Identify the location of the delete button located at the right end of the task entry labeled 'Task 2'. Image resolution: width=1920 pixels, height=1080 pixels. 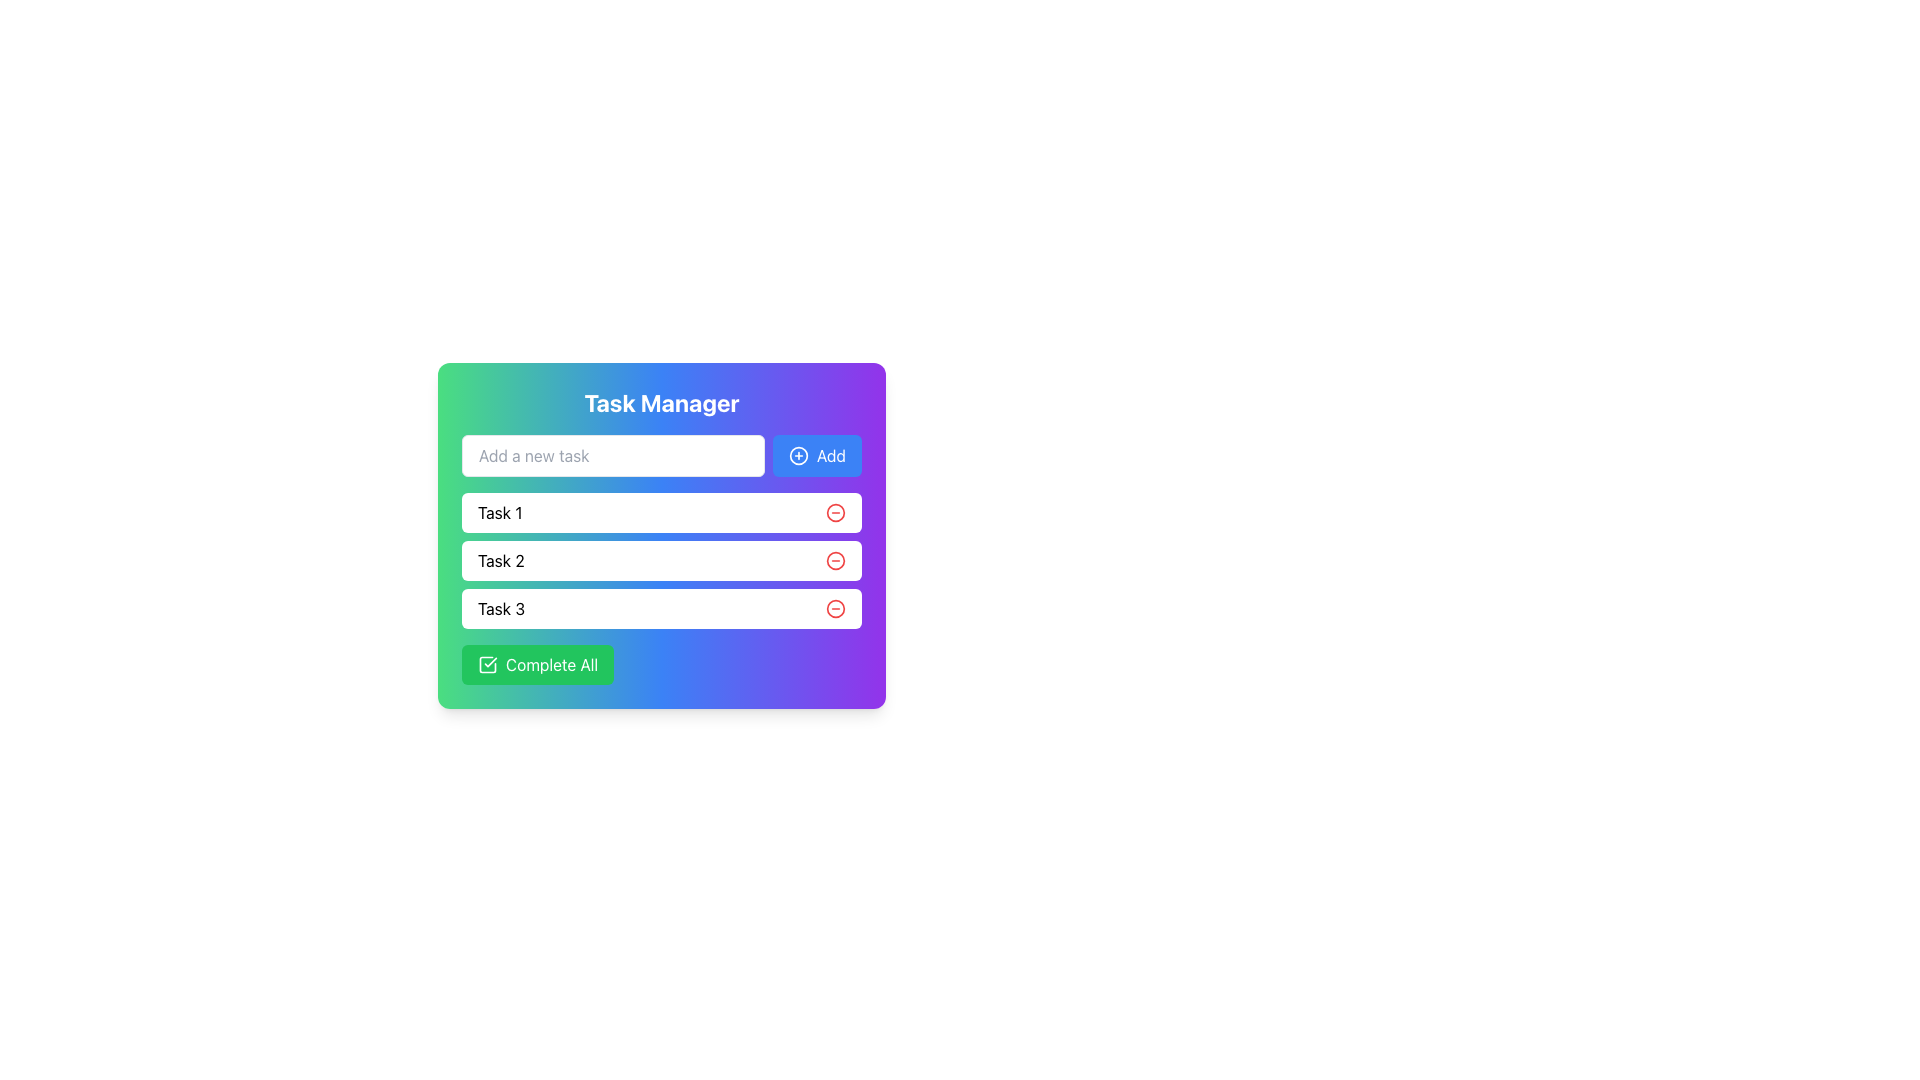
(835, 560).